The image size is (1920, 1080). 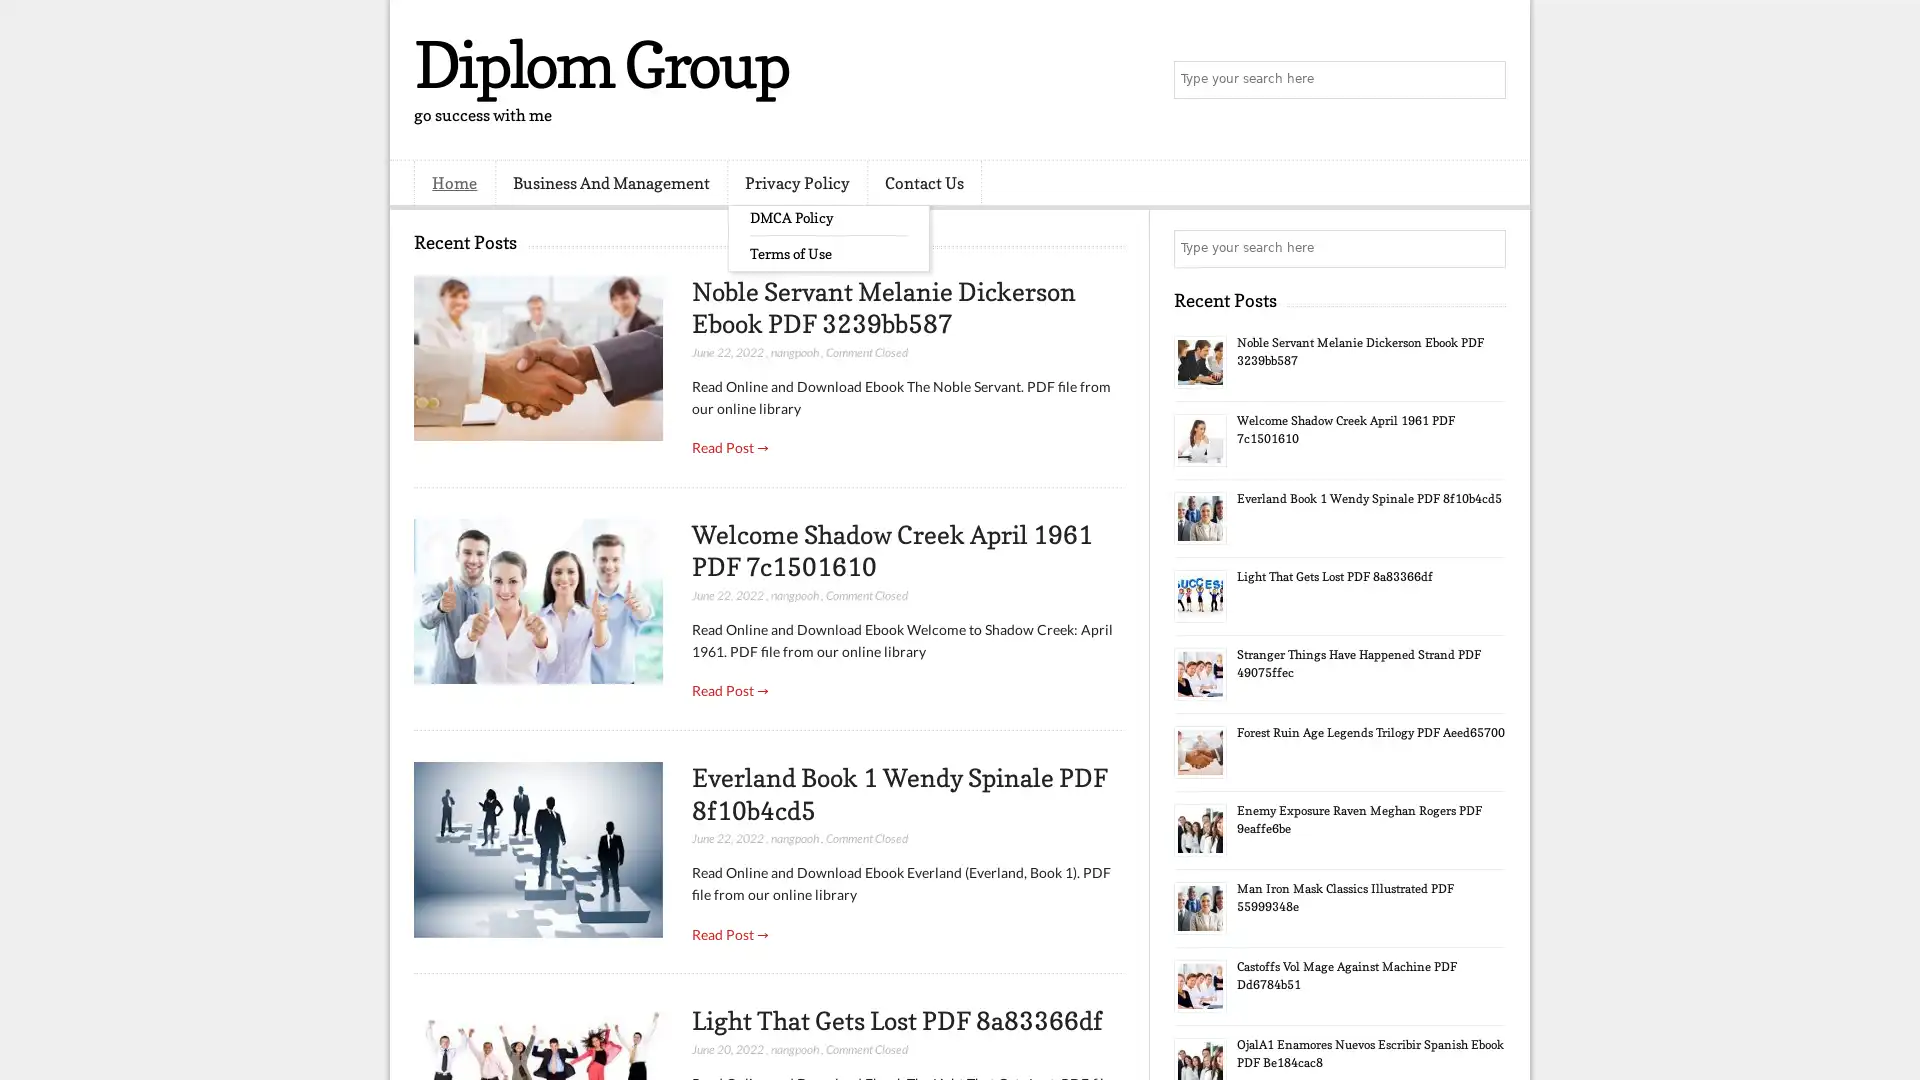 I want to click on Search, so click(x=1485, y=248).